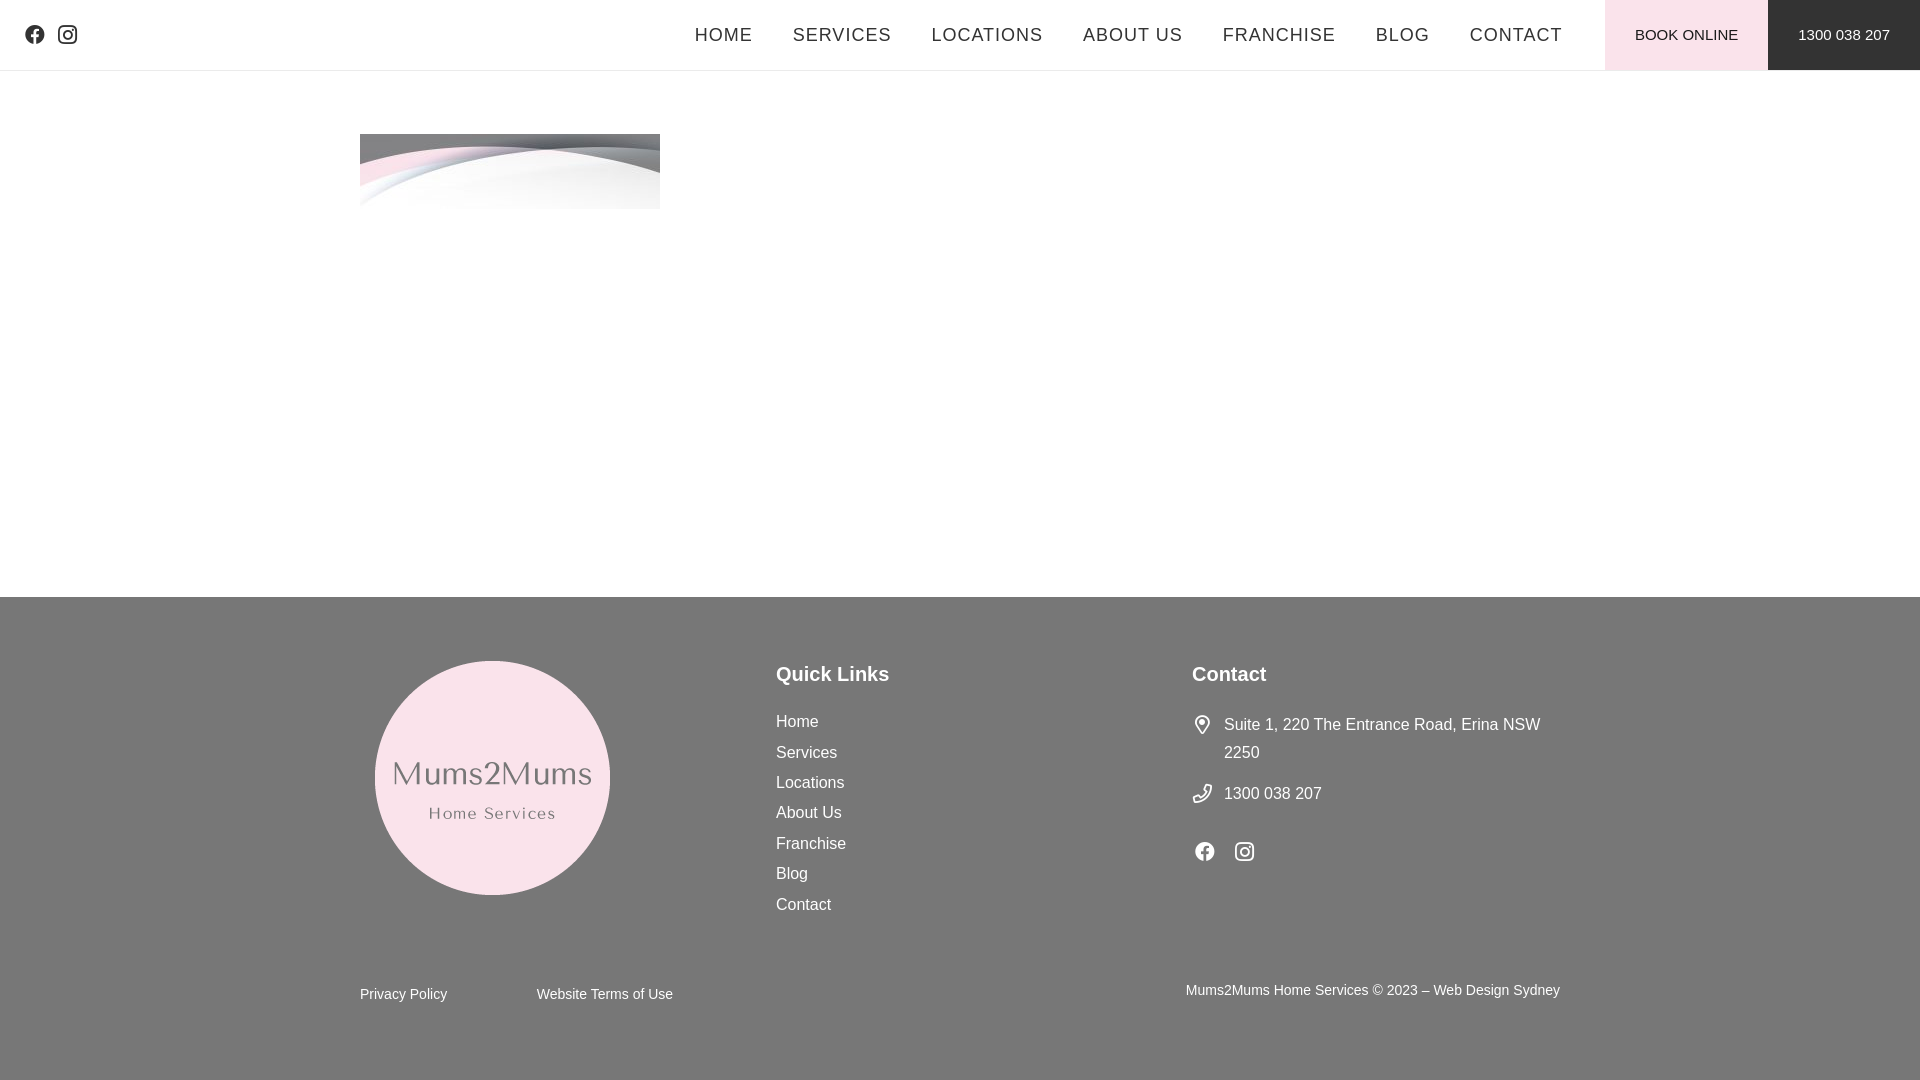  I want to click on 'LOCATIONS', so click(987, 34).